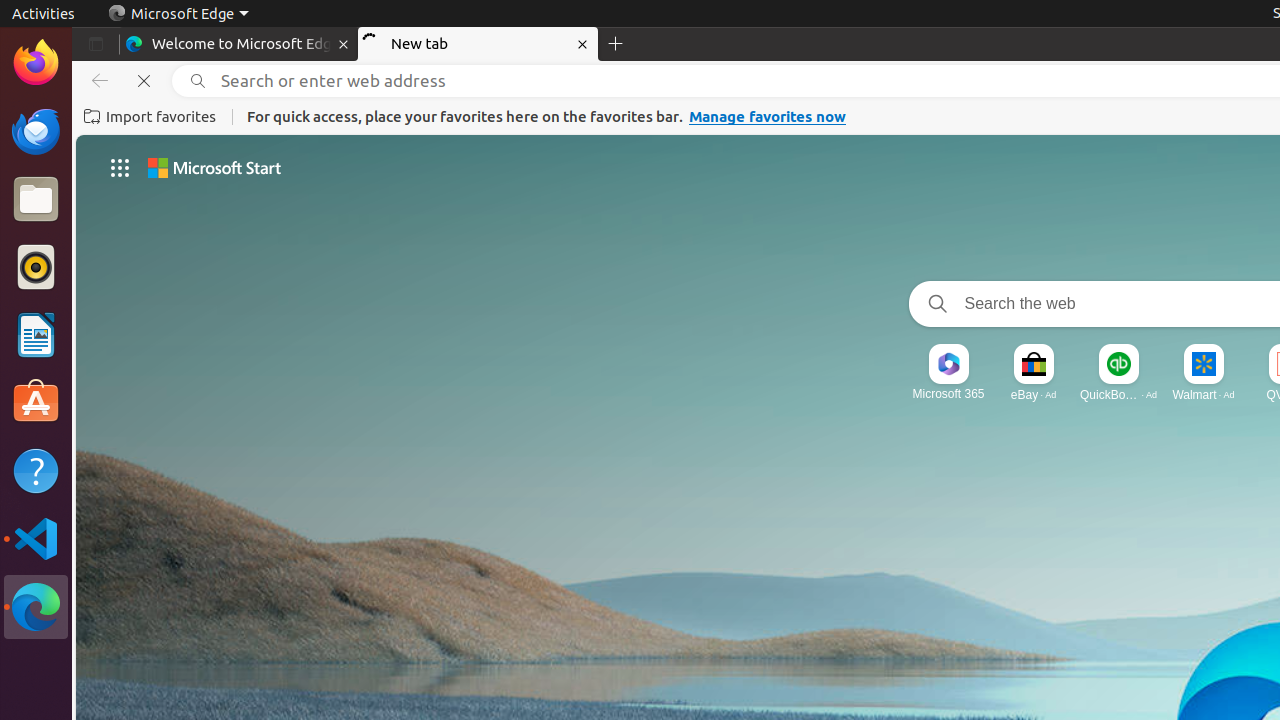  What do you see at coordinates (1202, 393) in the screenshot?
I see `'Walmart · Ad'` at bounding box center [1202, 393].